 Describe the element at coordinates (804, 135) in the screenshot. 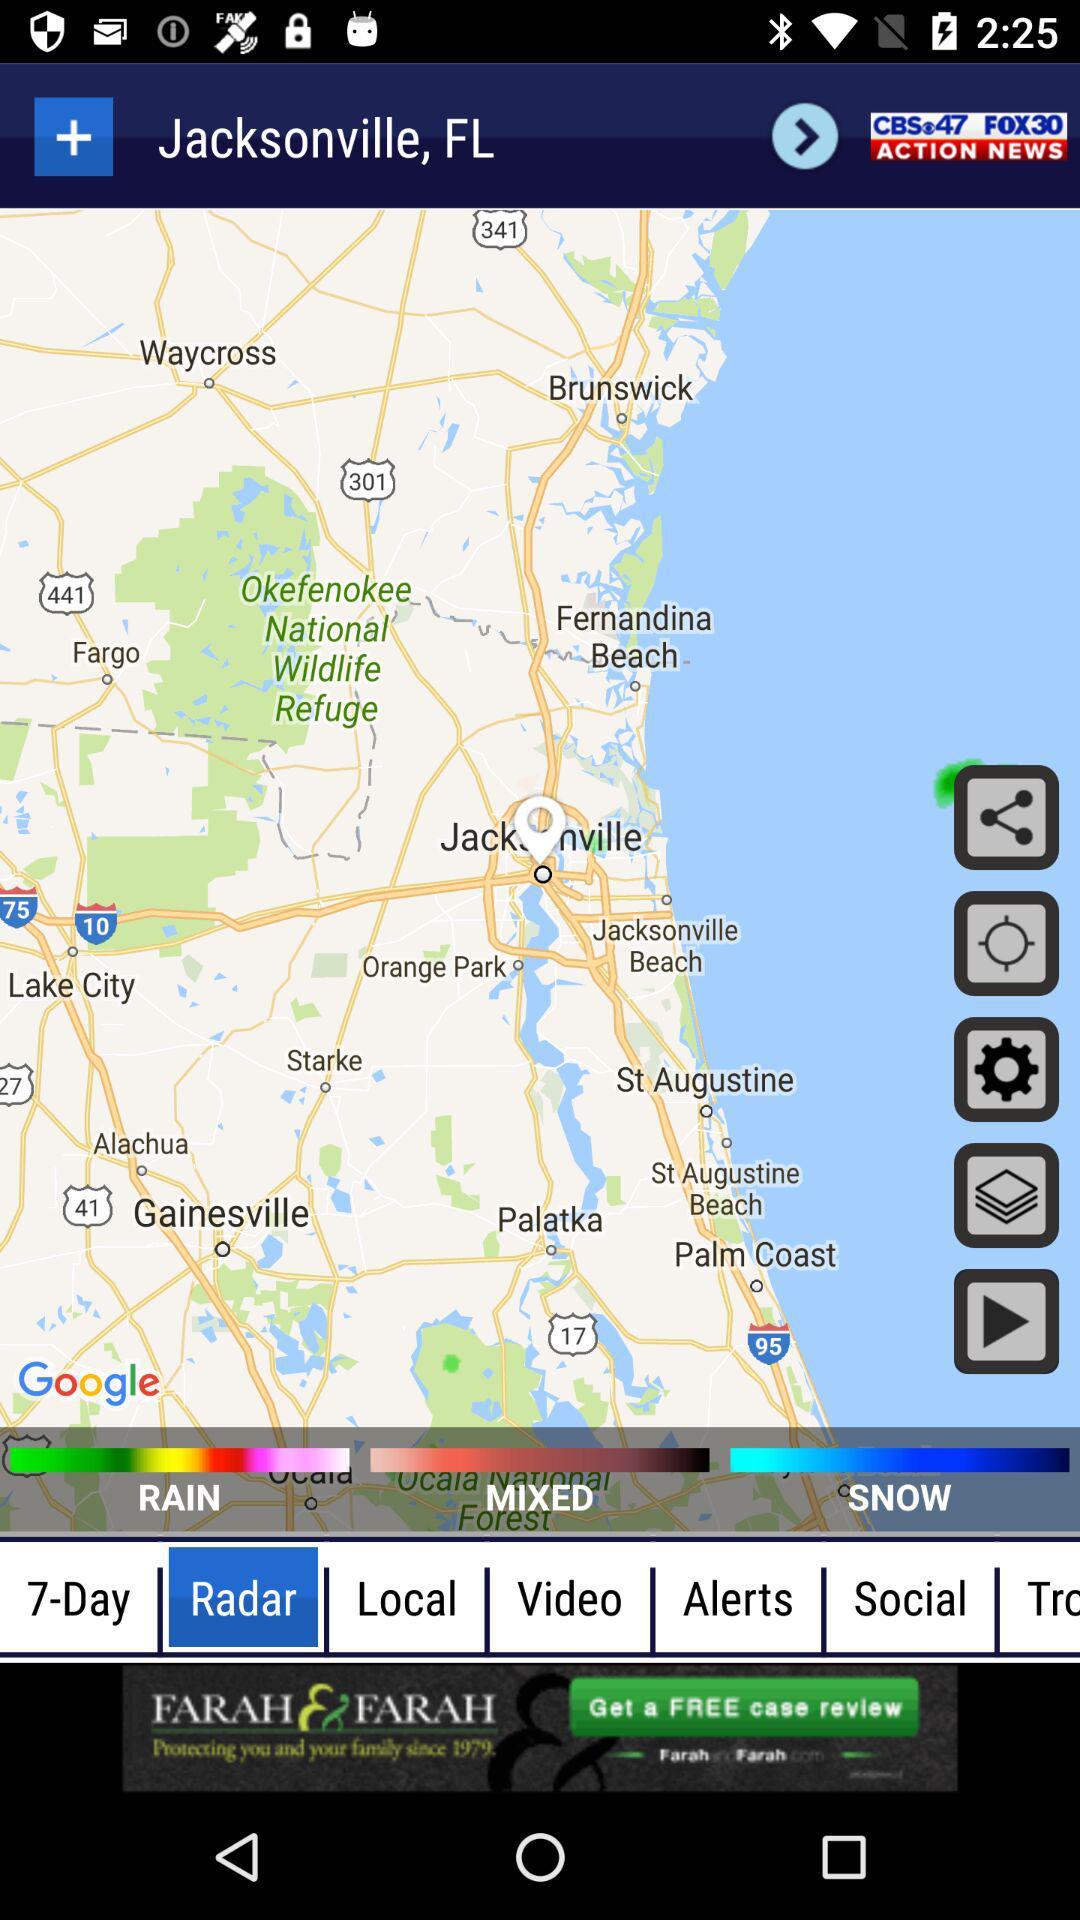

I see `the arrow_forward icon` at that location.